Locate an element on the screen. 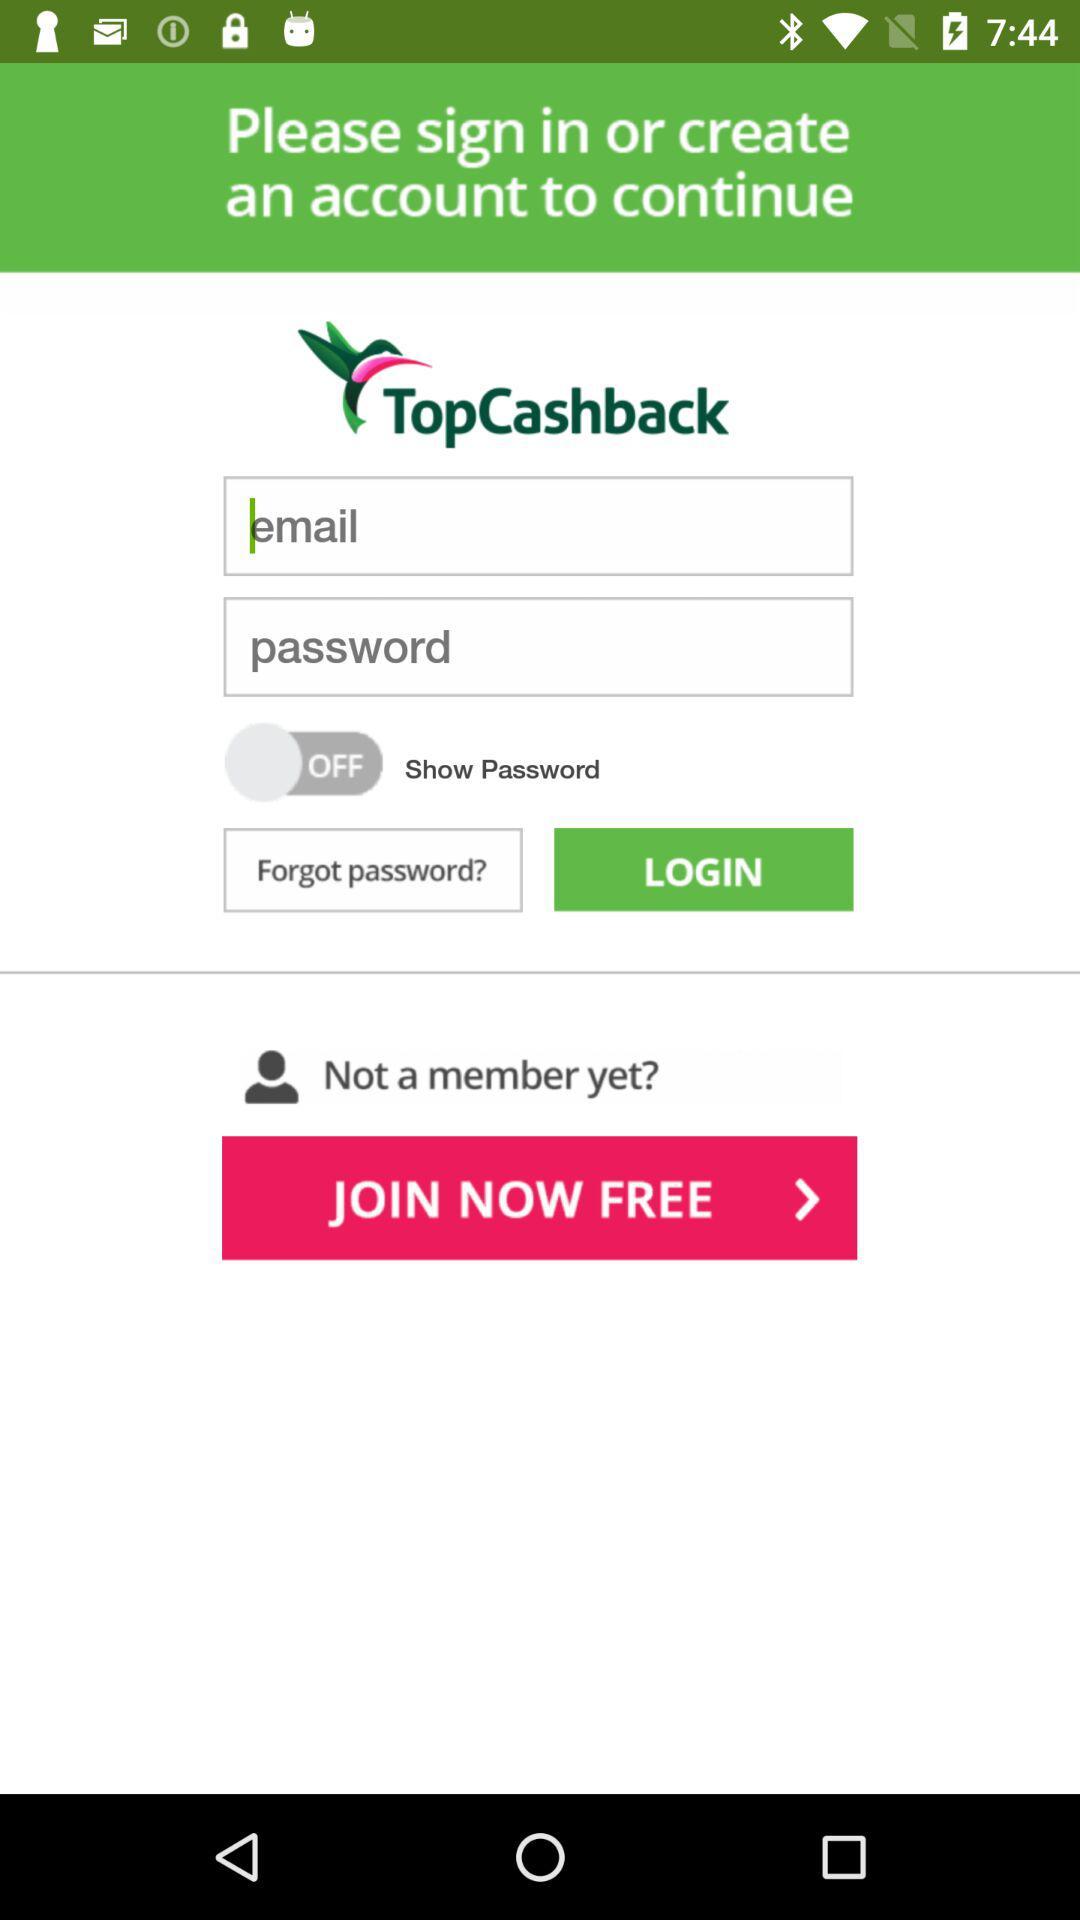 The image size is (1080, 1920). join now free is located at coordinates (538, 1202).